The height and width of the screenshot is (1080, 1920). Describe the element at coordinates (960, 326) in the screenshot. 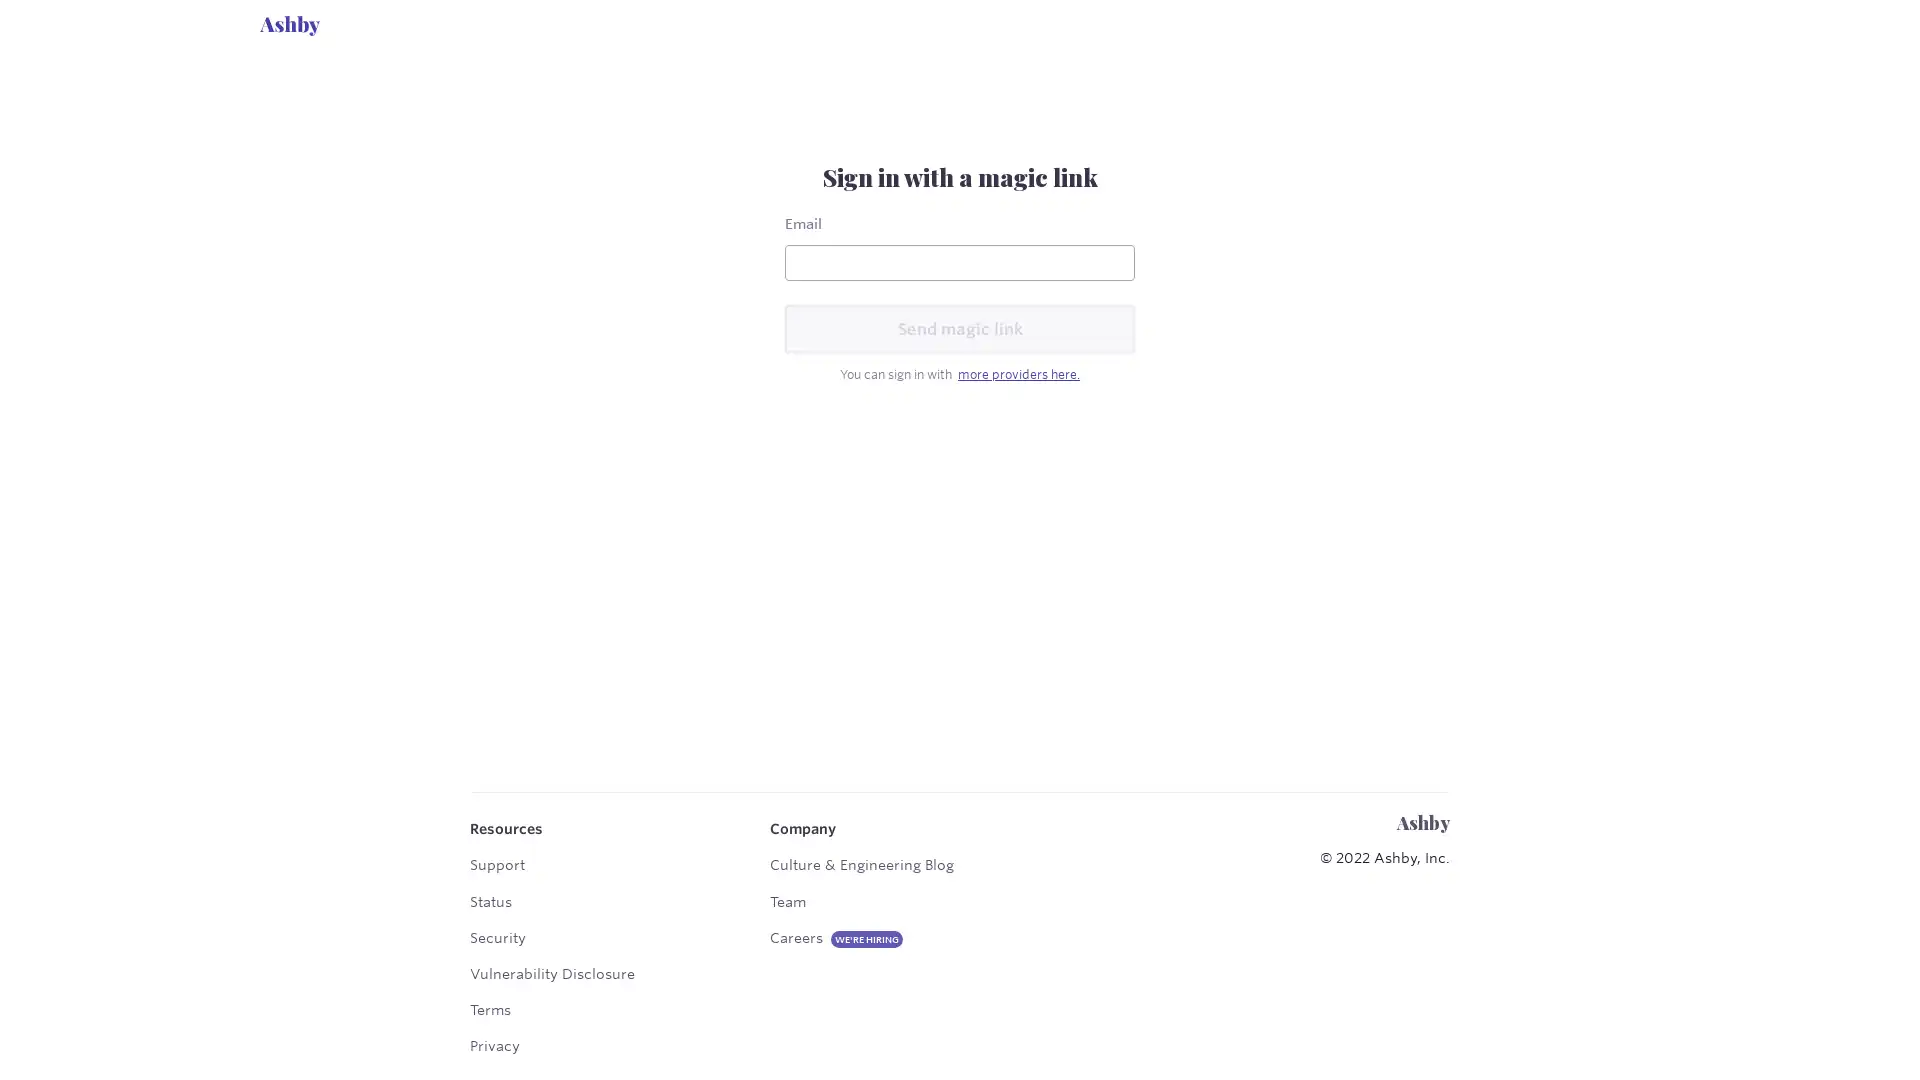

I see `Send magic link` at that location.